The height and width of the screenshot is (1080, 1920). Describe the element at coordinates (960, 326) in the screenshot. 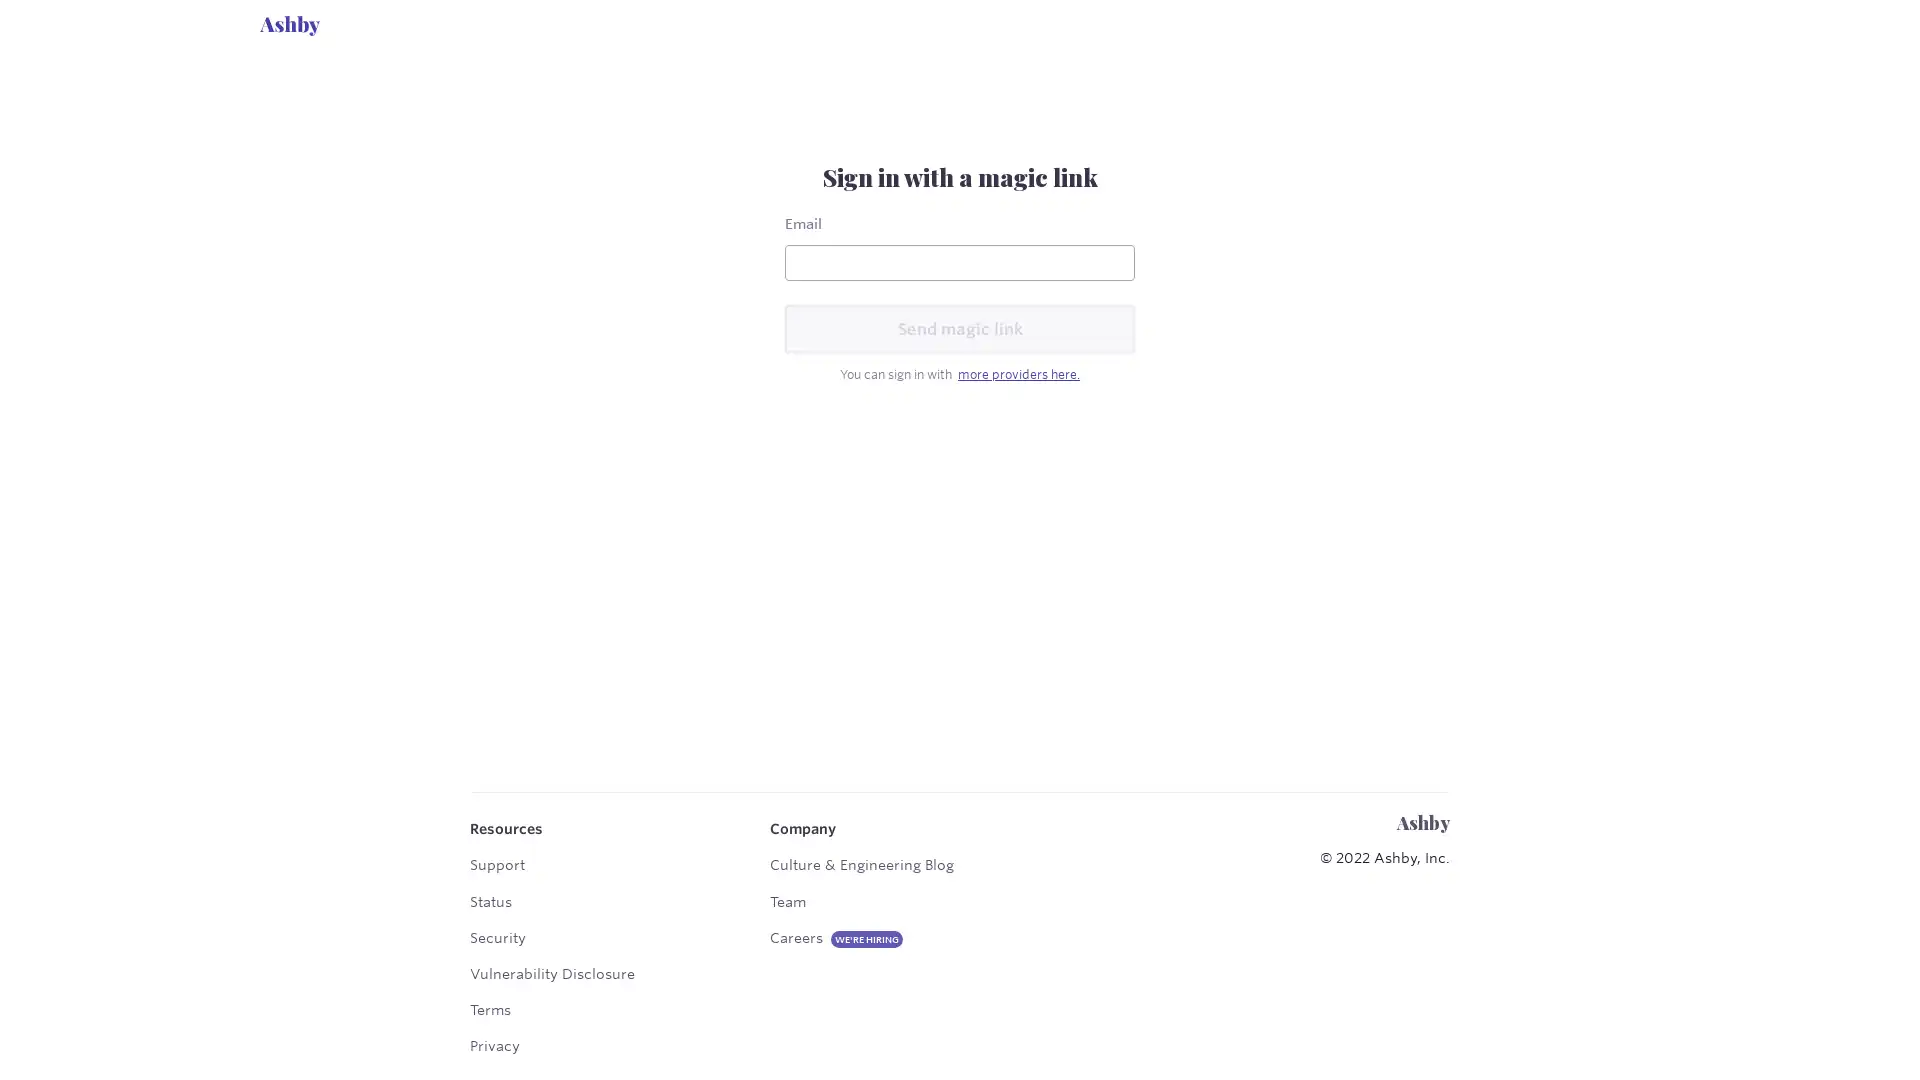

I see `Send magic link` at that location.